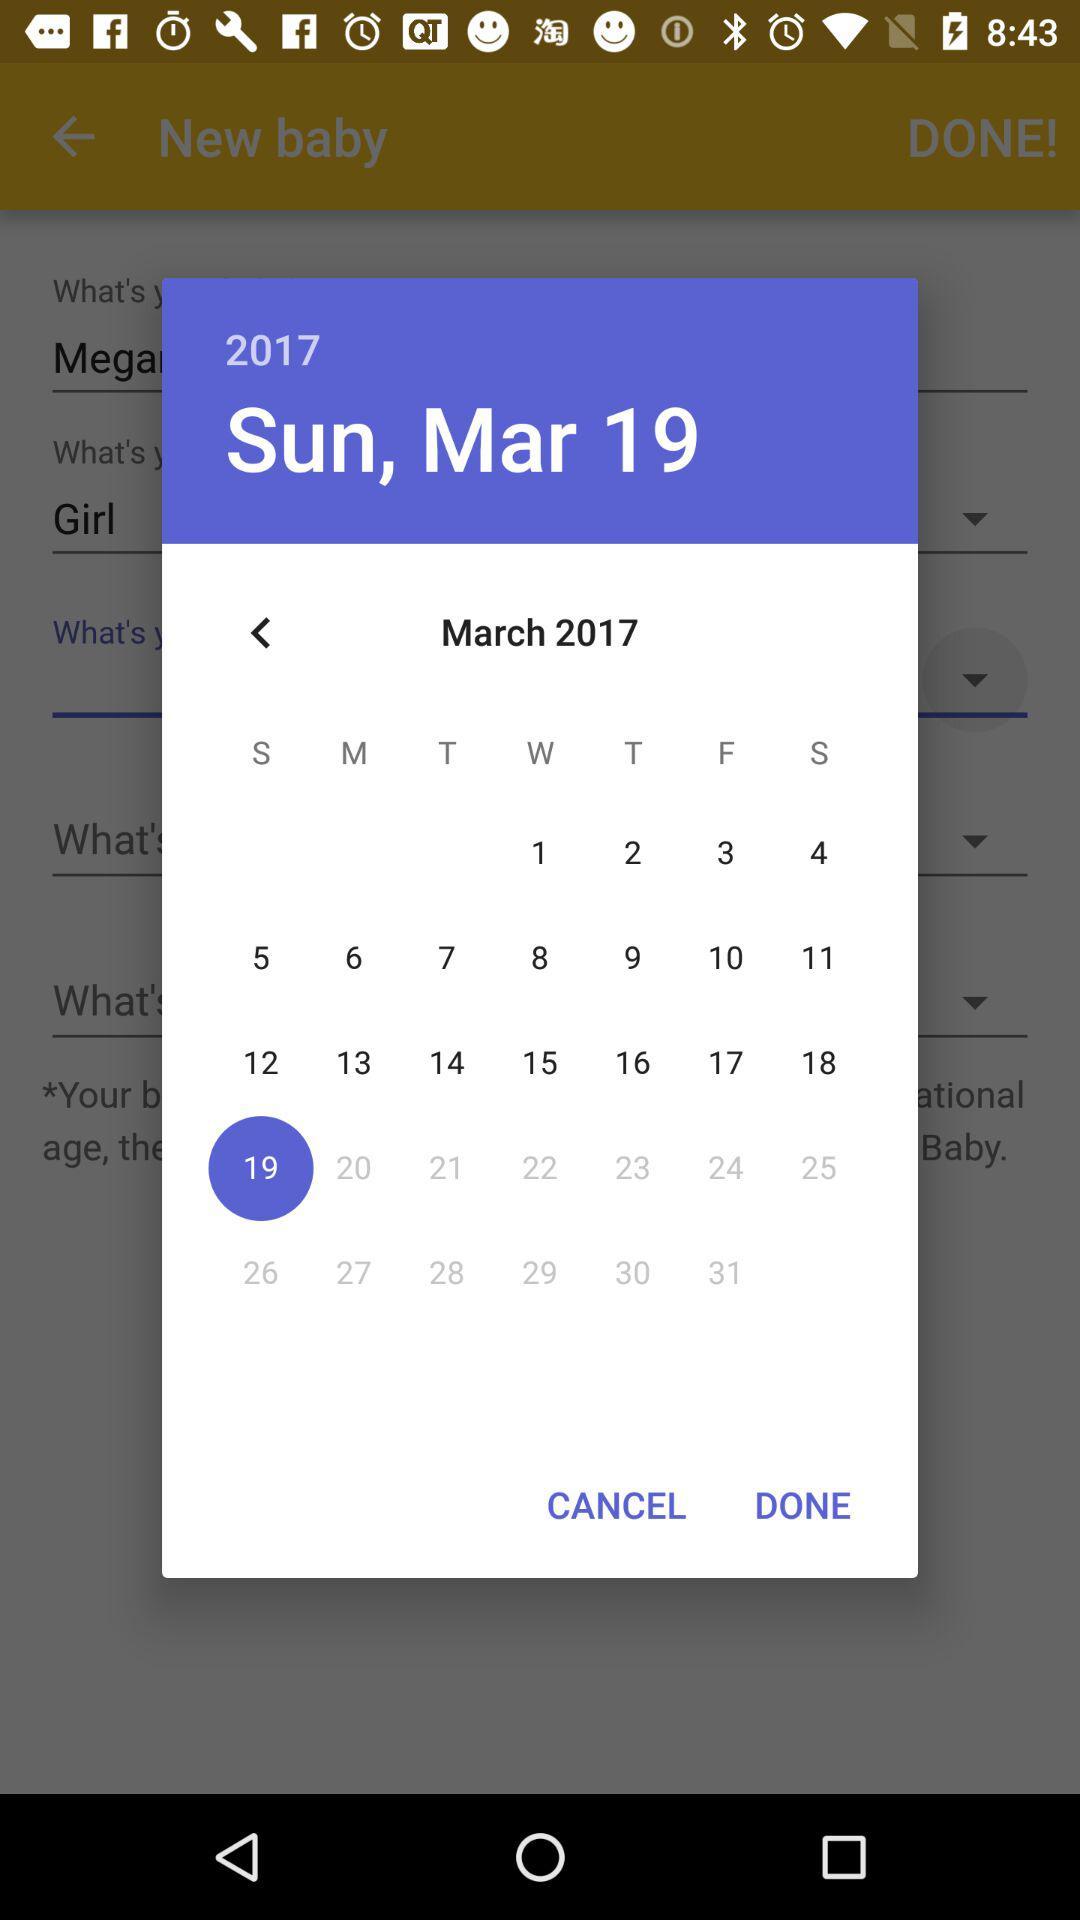  I want to click on done at the bottom right corner, so click(801, 1504).